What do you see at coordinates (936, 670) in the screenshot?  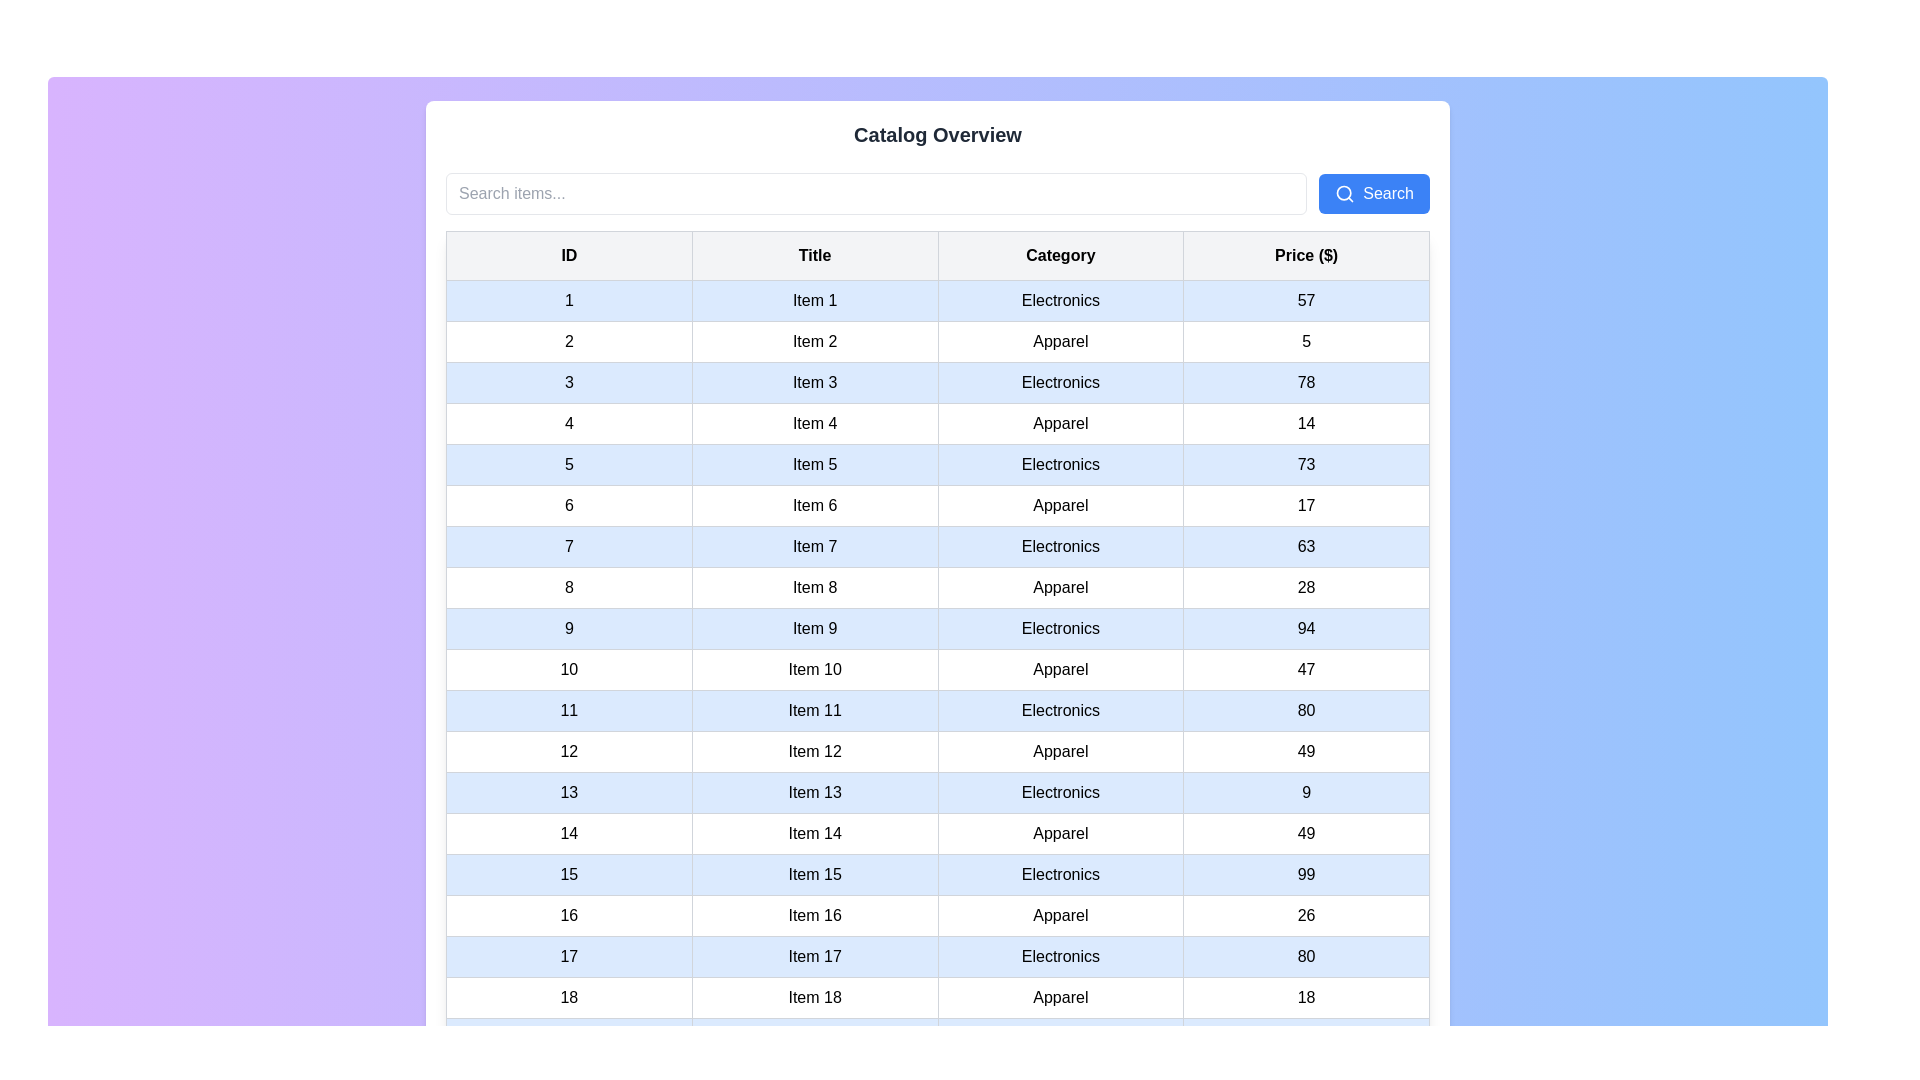 I see `the tabular row displaying detailed information for 'Item 10'` at bounding box center [936, 670].